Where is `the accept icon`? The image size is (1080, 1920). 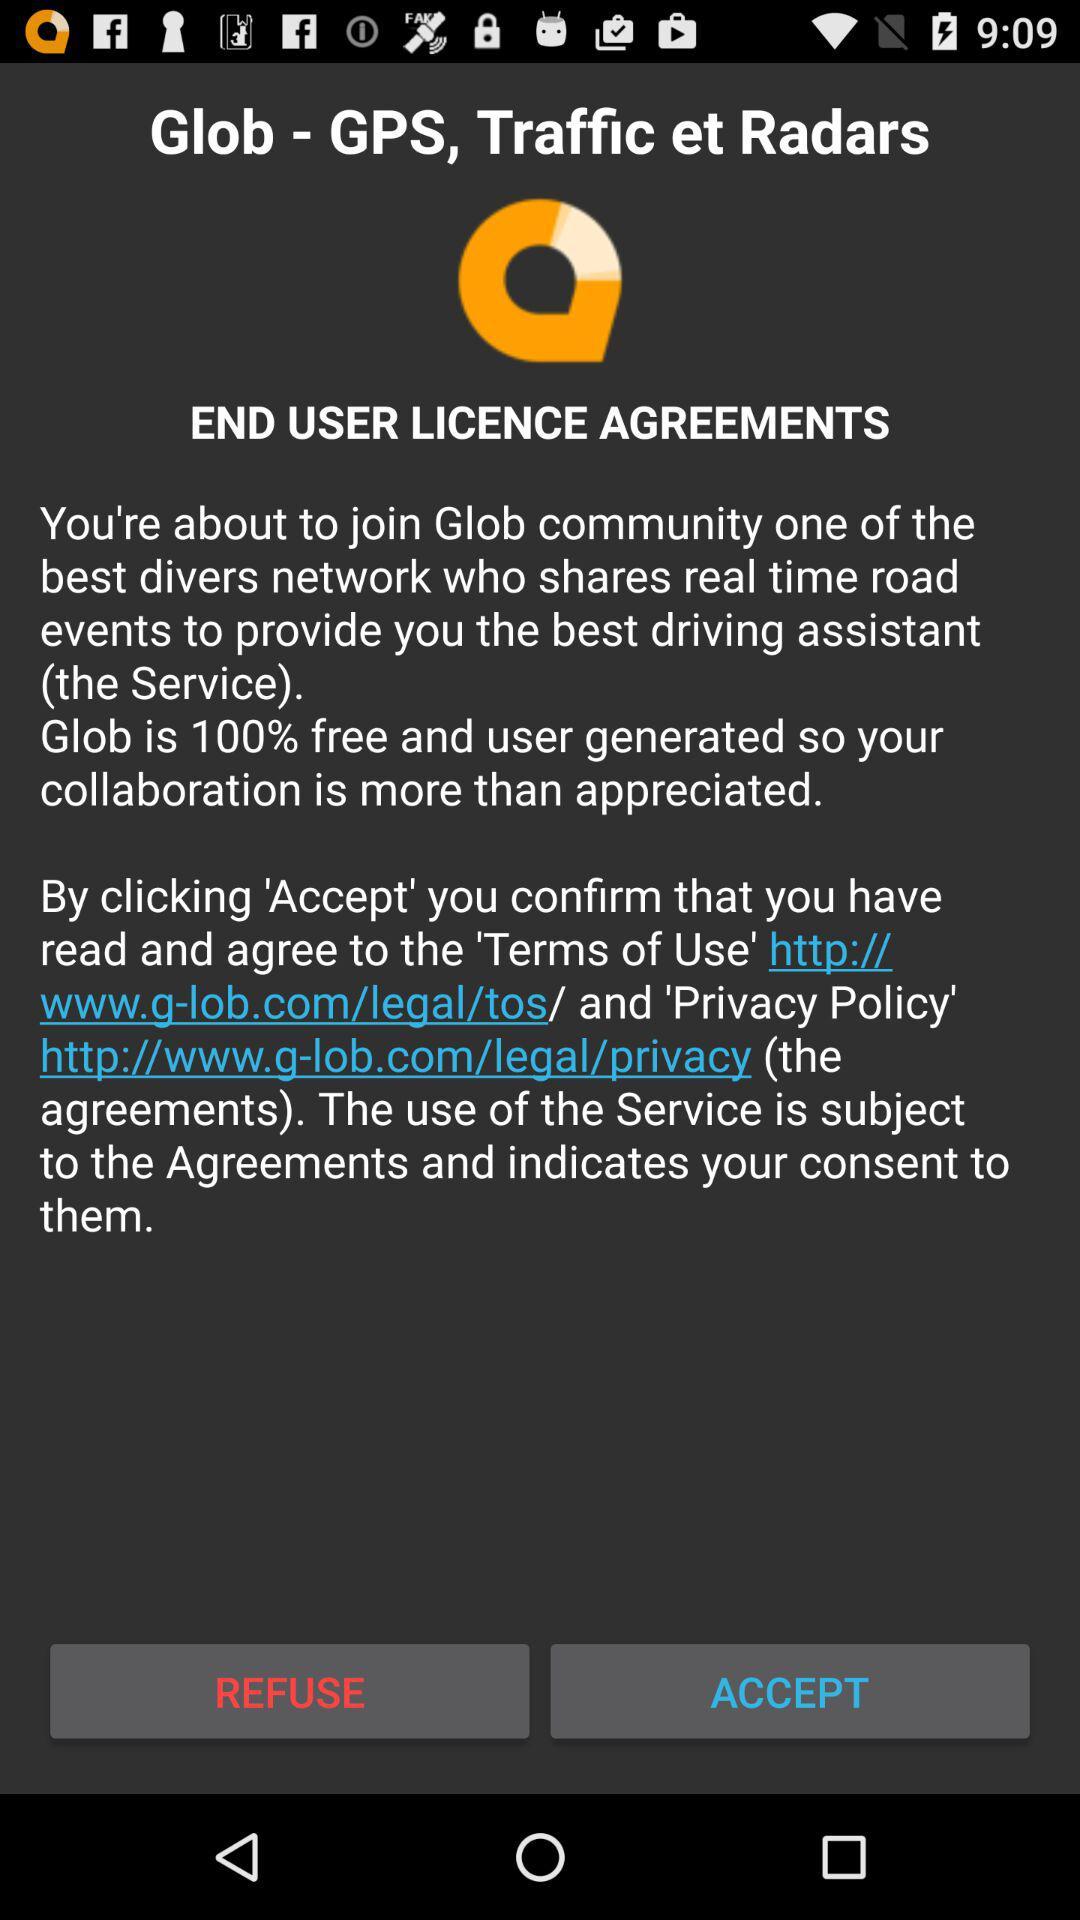
the accept icon is located at coordinates (789, 1690).